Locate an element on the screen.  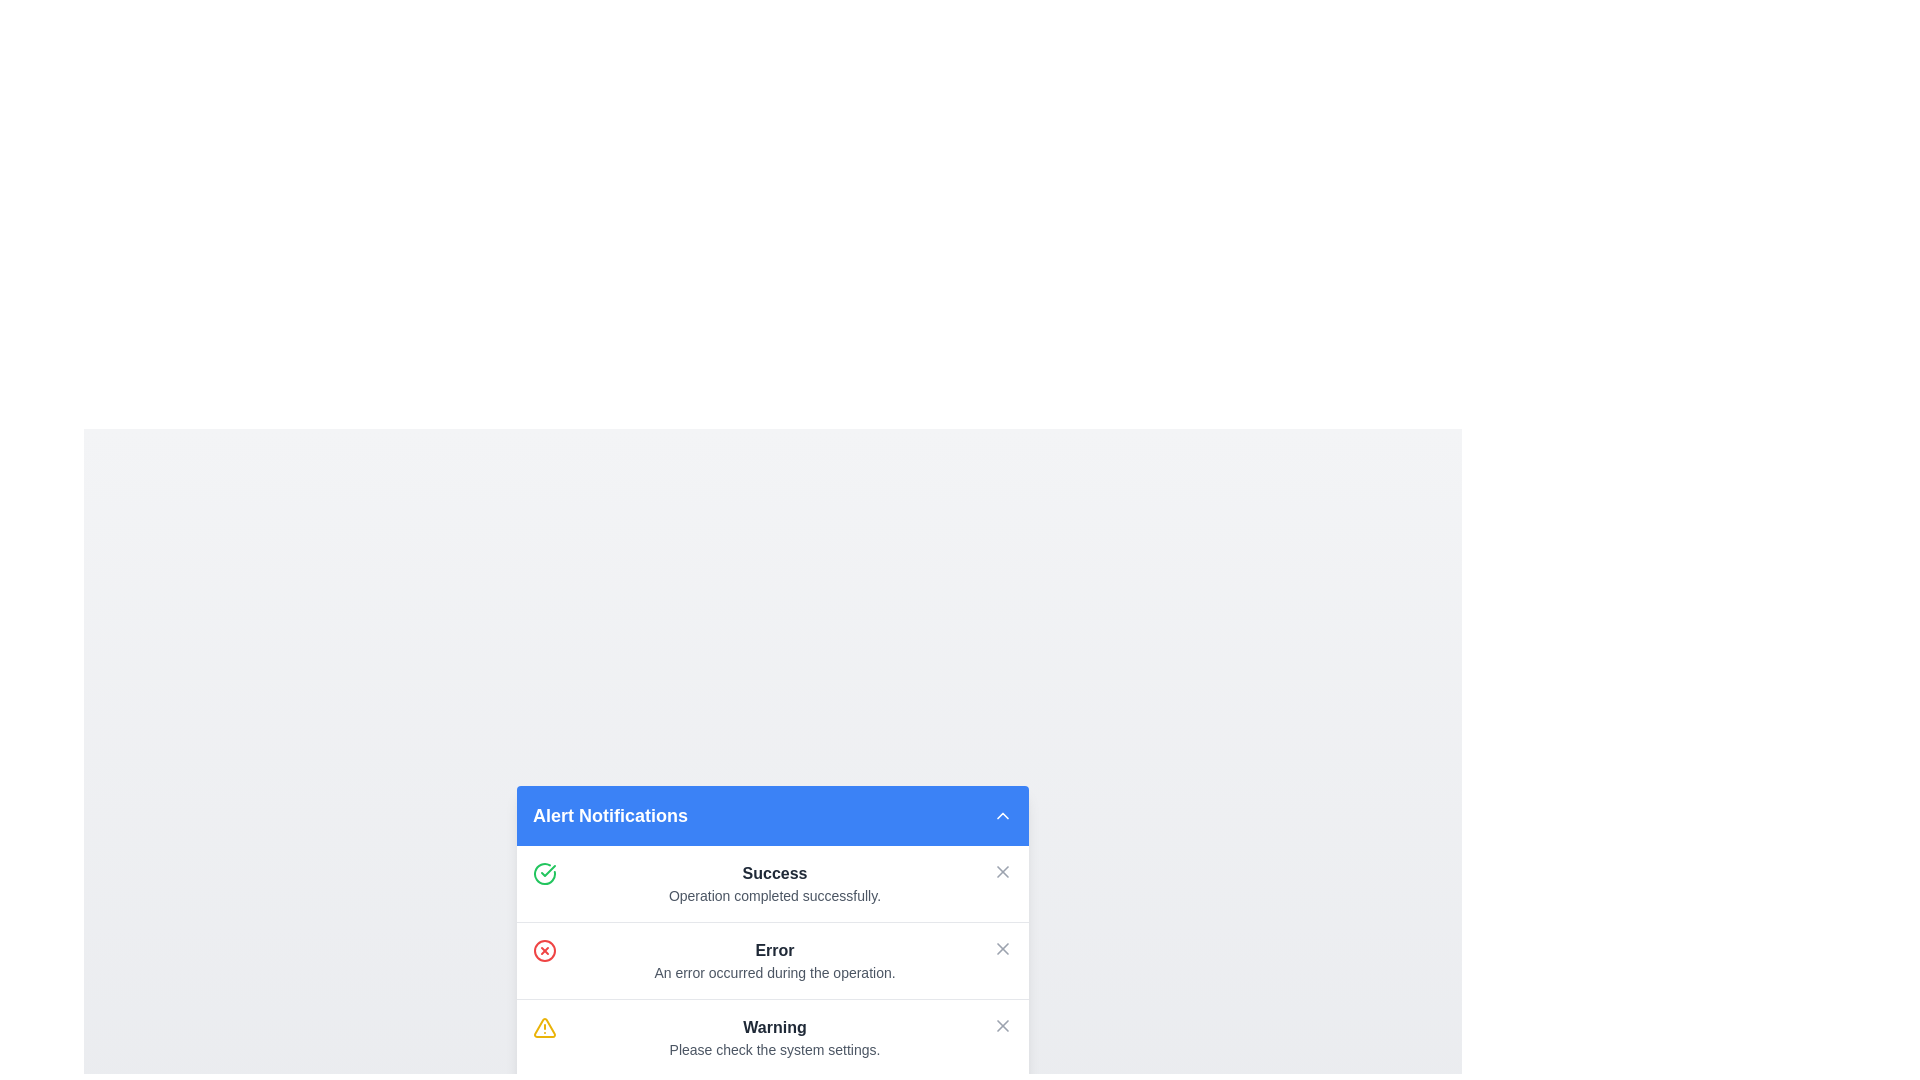
the yellow triangular warning icon with an exclamation mark inside, located to the left of the 'Warning' title in the third entry of the notification list is located at coordinates (545, 1027).